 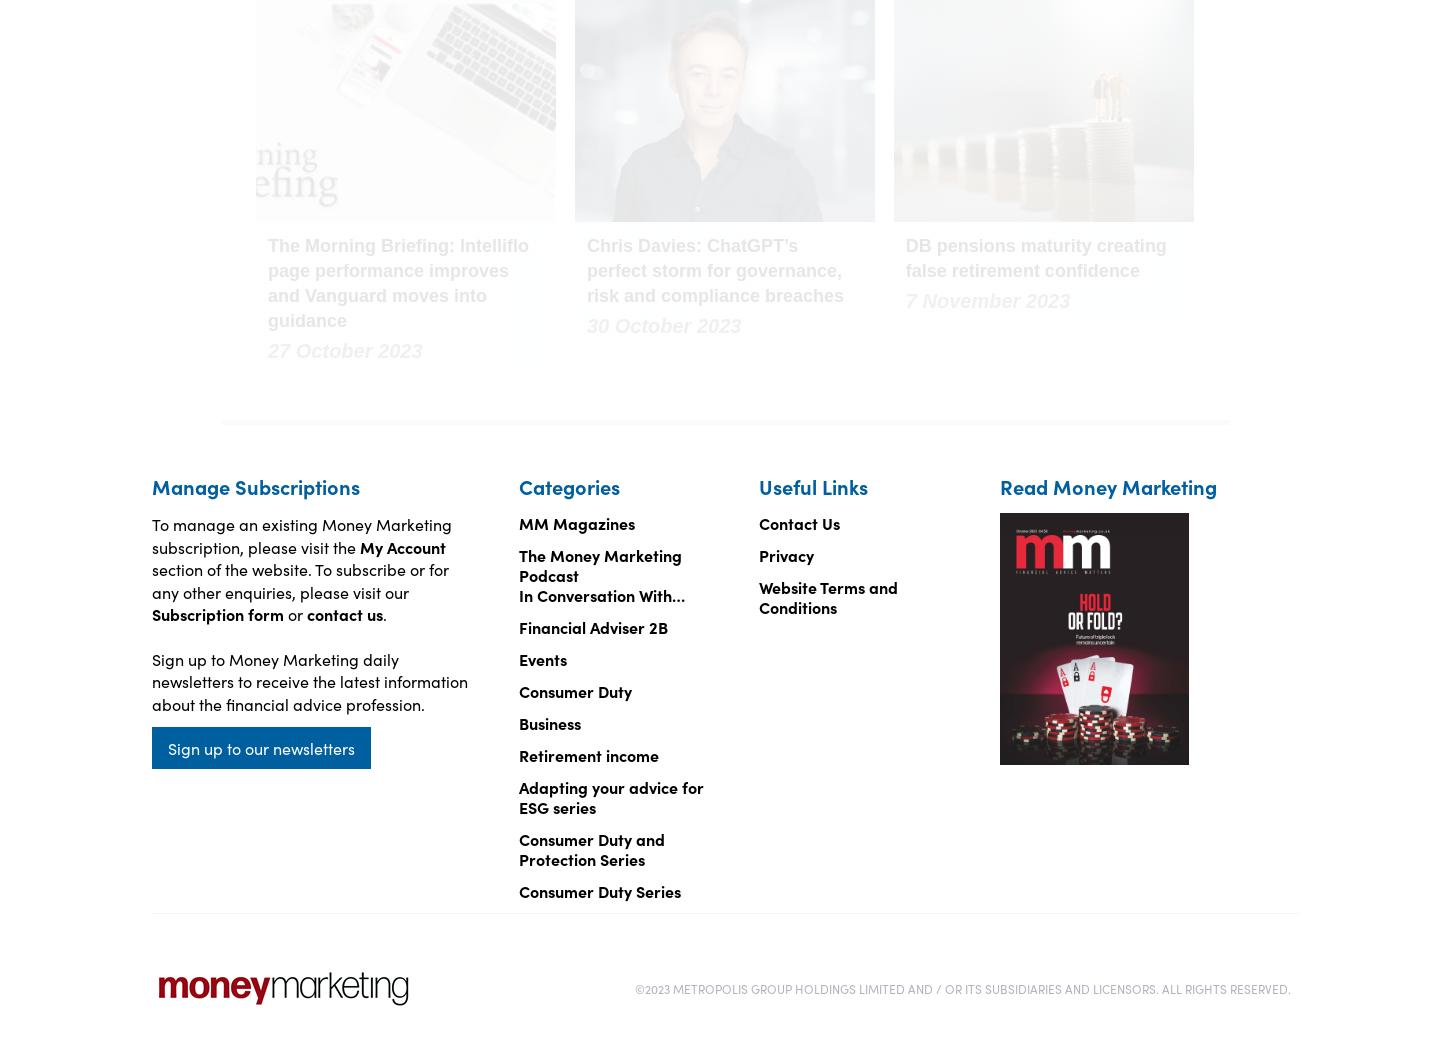 I want to click on 'Chris Davies: ChatGPT’s perfect storm for governance, risk and compliance breaches', so click(x=585, y=270).